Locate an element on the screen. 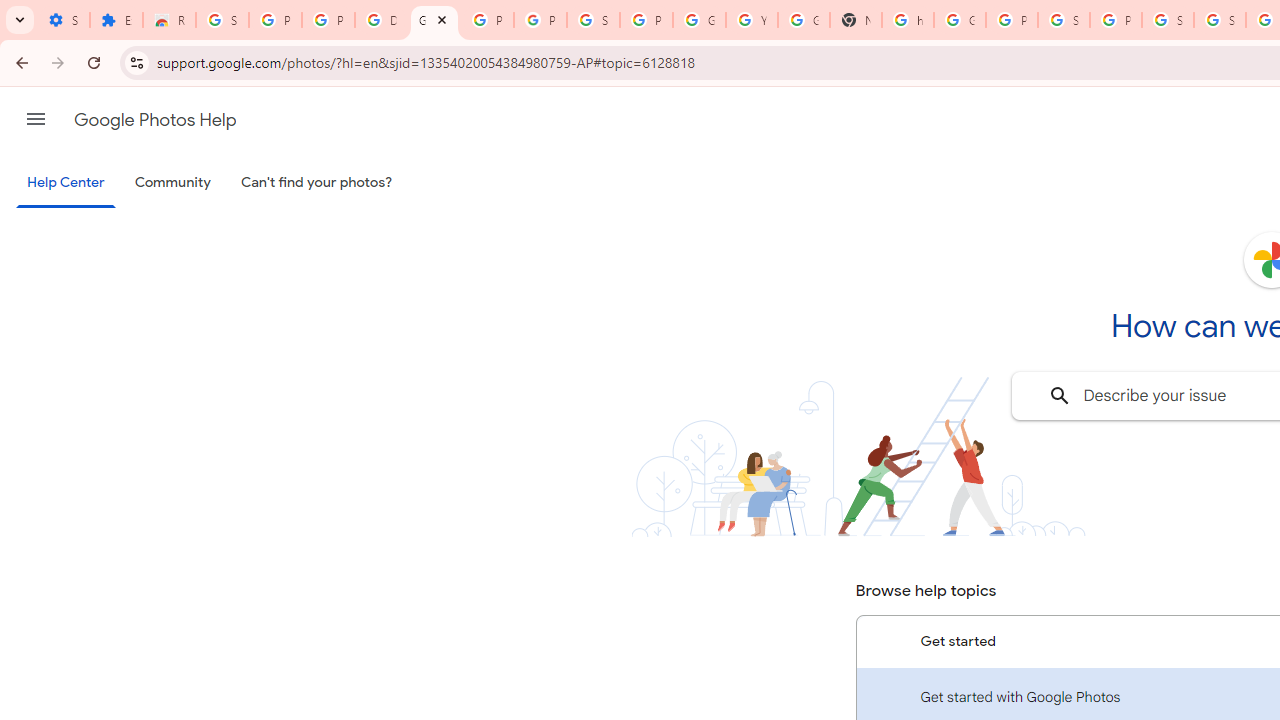 This screenshot has width=1280, height=720. 'Help Center' is located at coordinates (65, 183).